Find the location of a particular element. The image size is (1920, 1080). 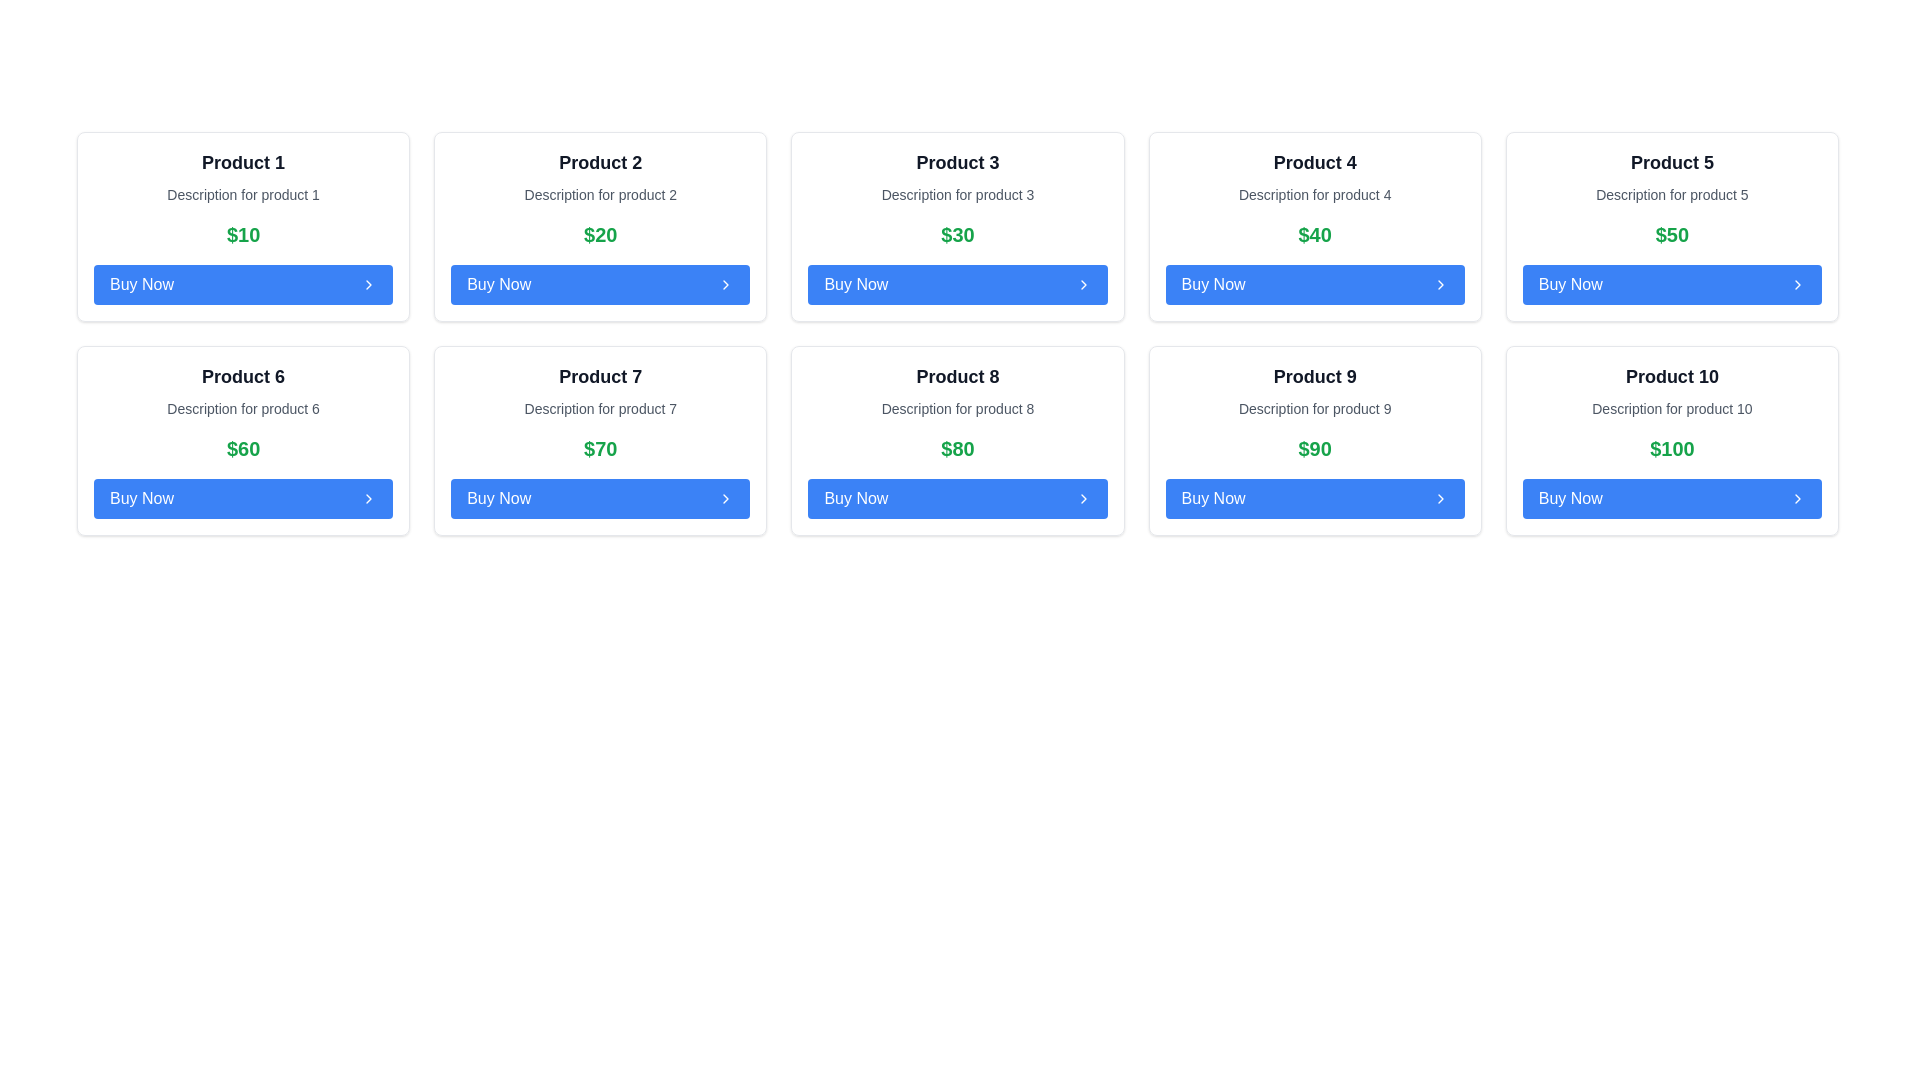

the 'Buy Now' button located in the top left product card to initiate the purchase process is located at coordinates (369, 285).